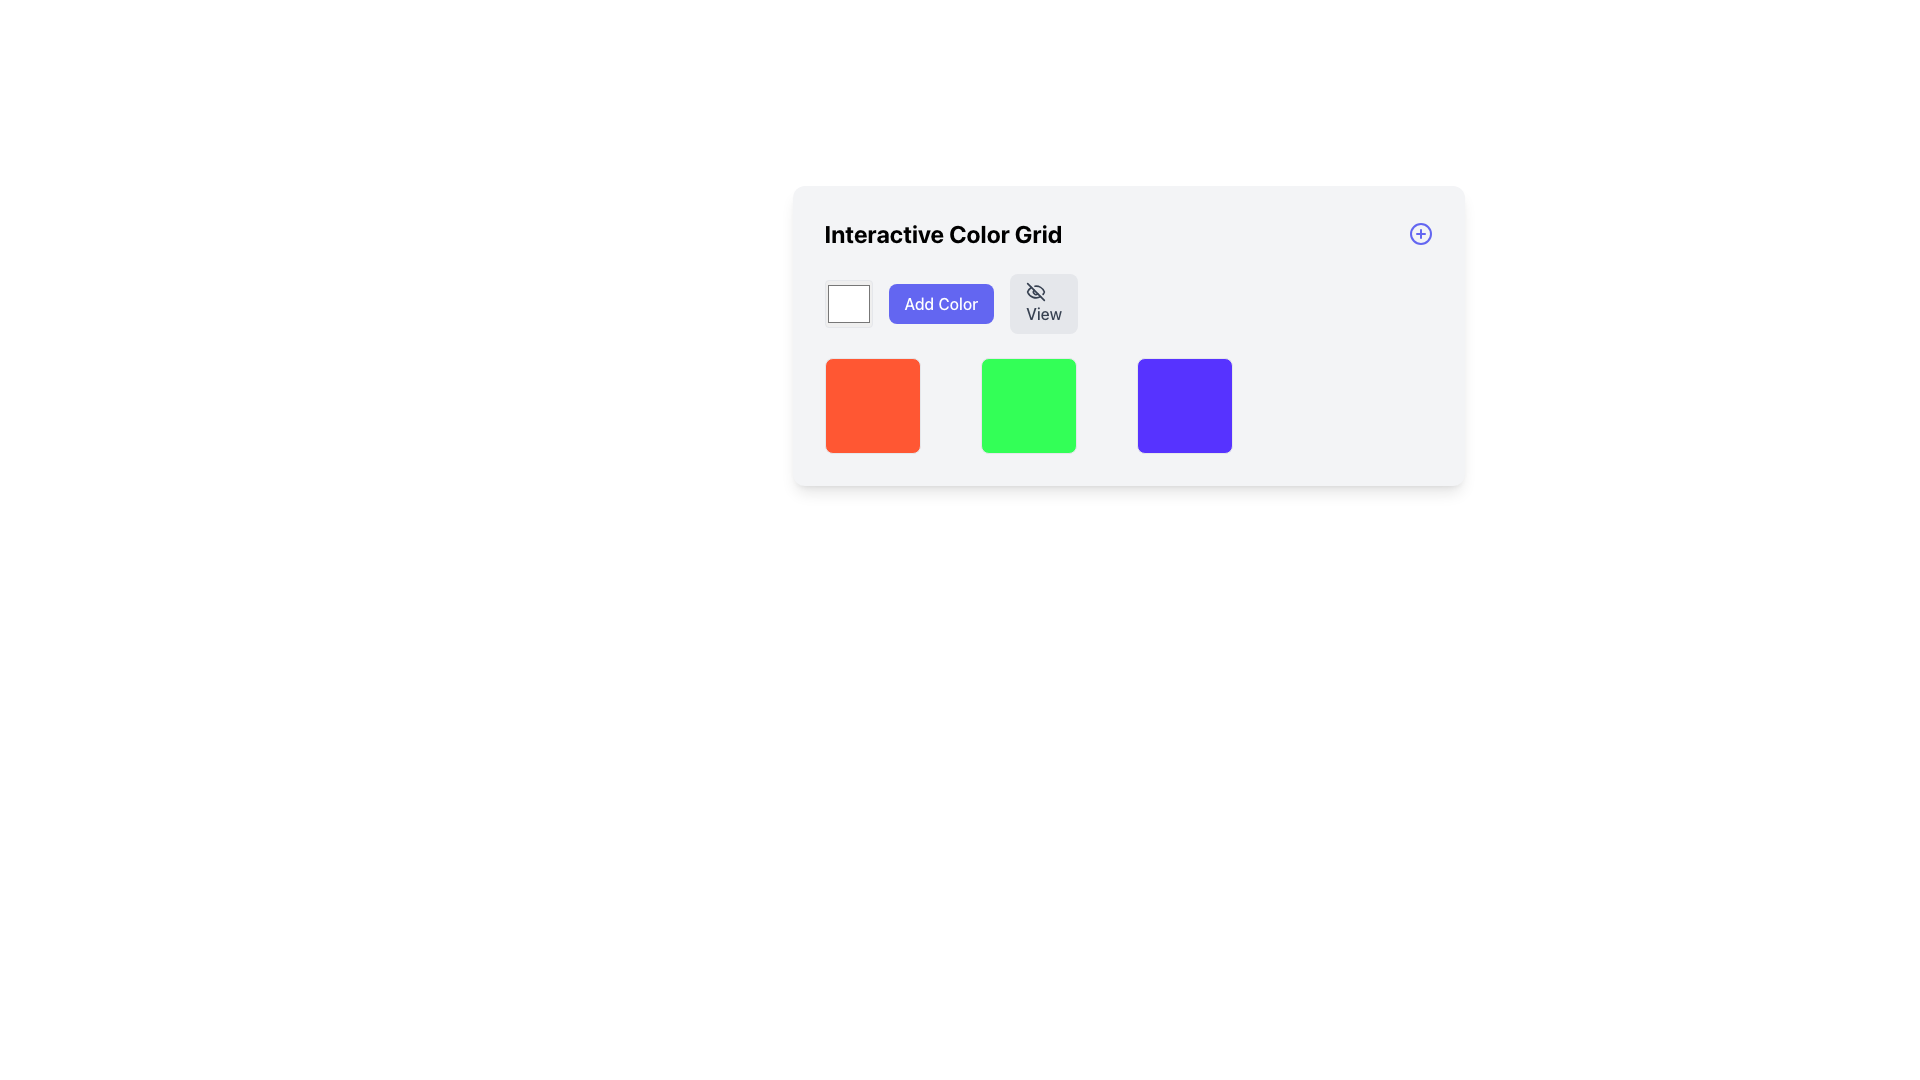 This screenshot has height=1080, width=1920. Describe the element at coordinates (1043, 304) in the screenshot. I see `the 'View' button with a gray background and an eye icon` at that location.